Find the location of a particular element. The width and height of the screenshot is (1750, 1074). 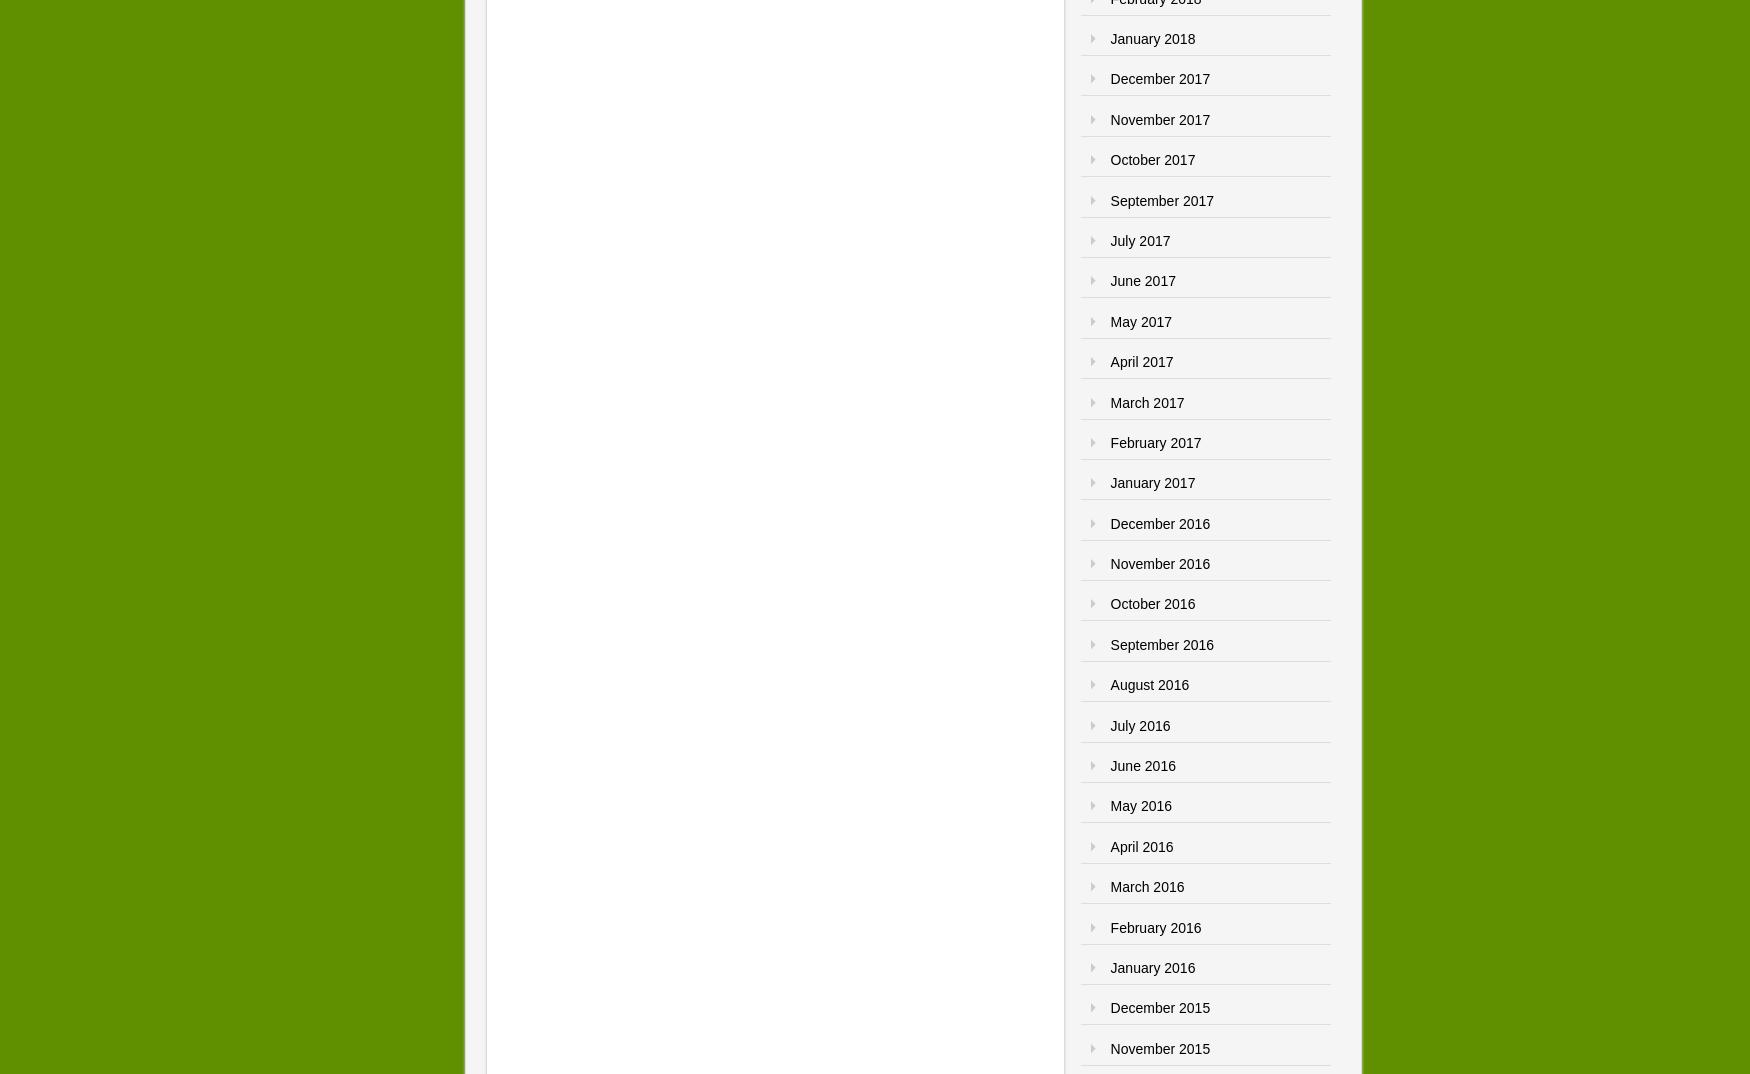

'December 2015' is located at coordinates (1159, 1006).